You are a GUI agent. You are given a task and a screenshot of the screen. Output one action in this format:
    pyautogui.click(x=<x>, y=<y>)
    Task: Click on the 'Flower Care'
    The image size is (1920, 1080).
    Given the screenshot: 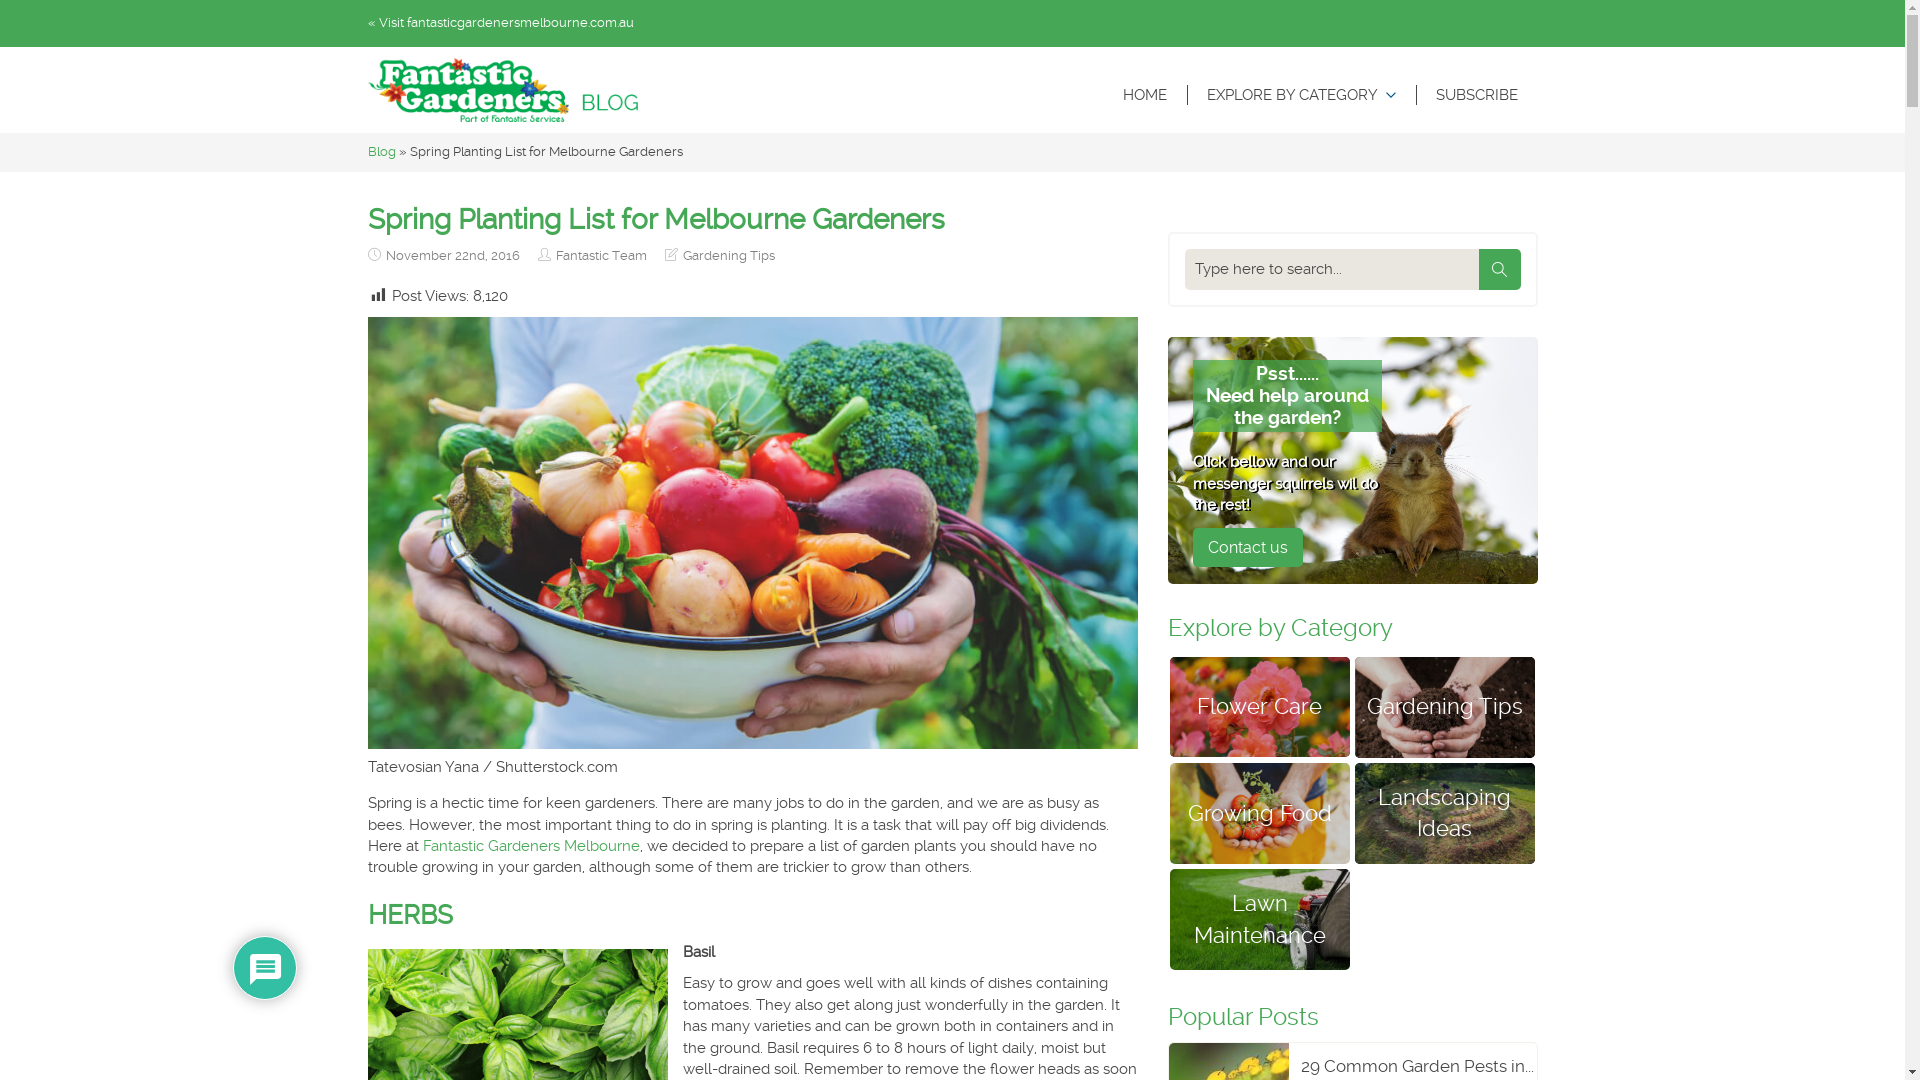 What is the action you would take?
    pyautogui.click(x=1258, y=706)
    